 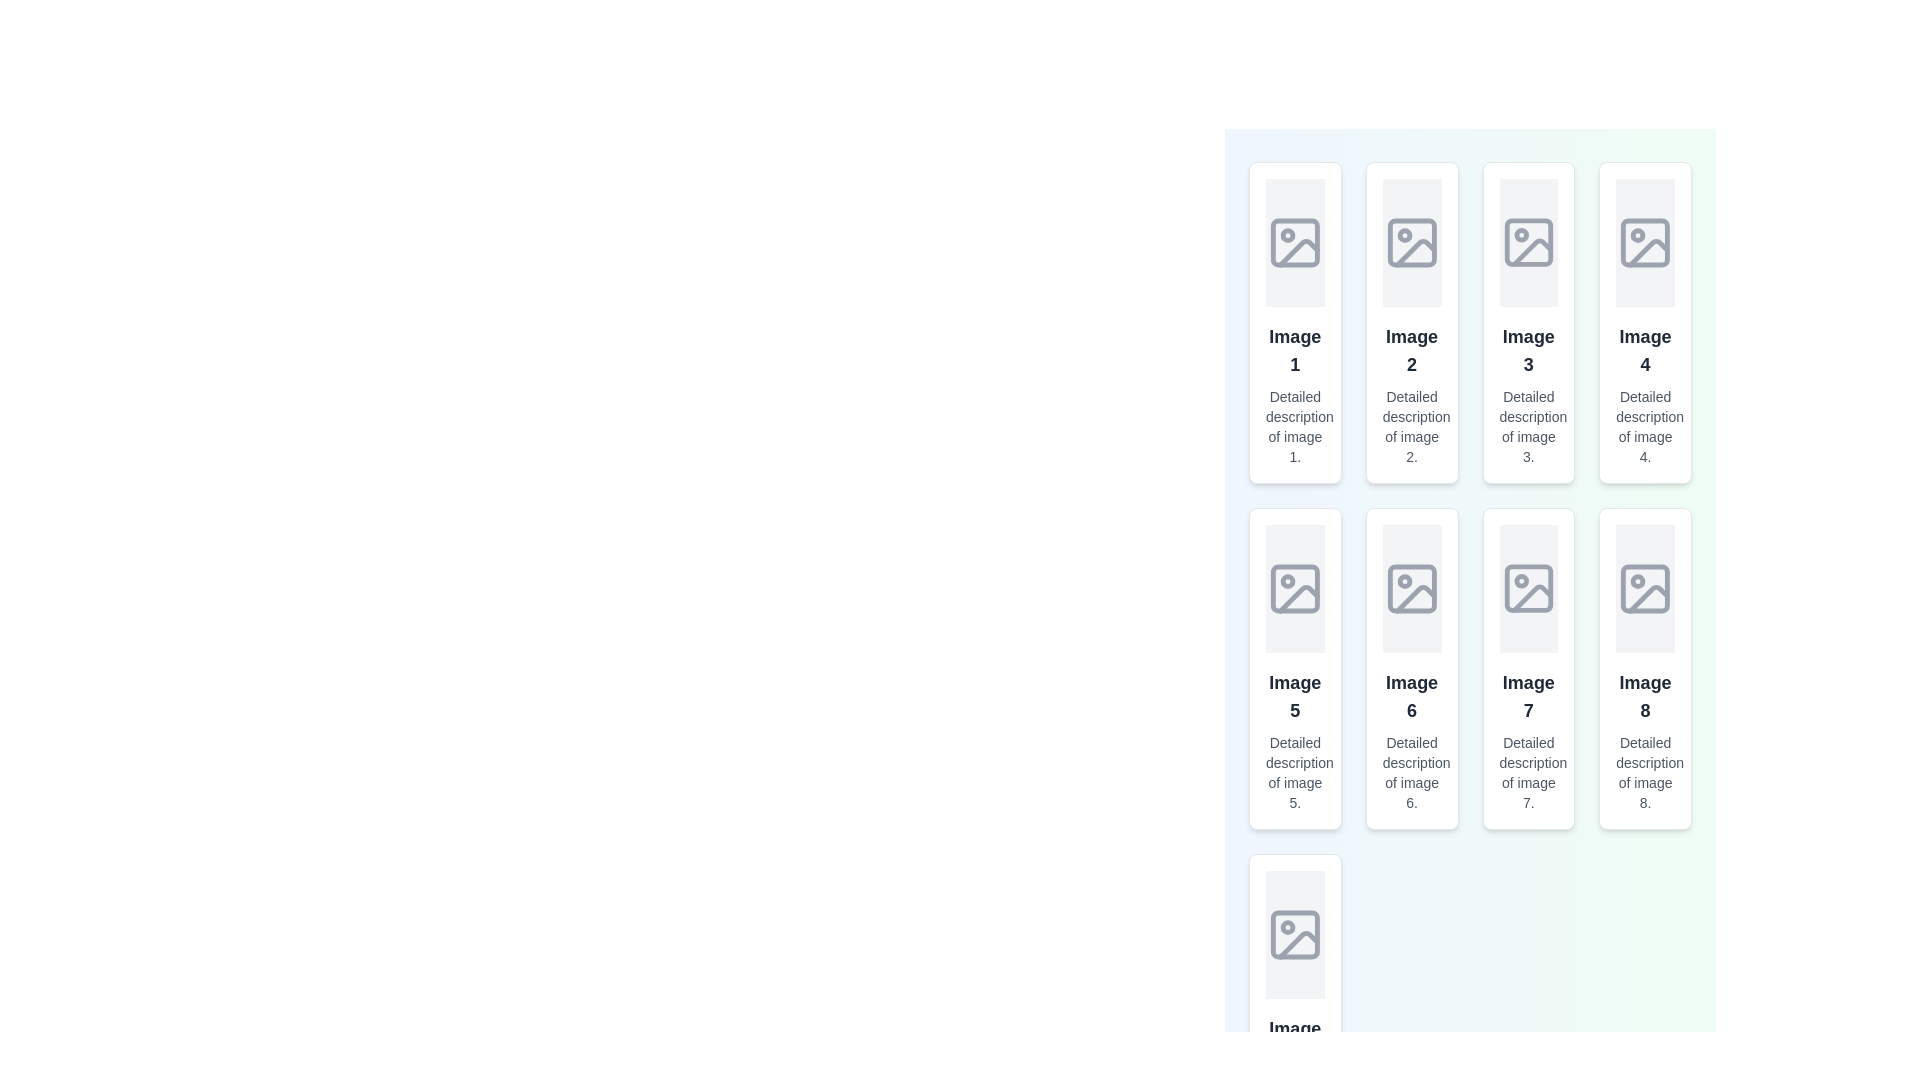 I want to click on the styling of the fourth card in the grid layout, which contains an image and associated information, positioned to the right of the first three images and above the eighth image, so click(x=1645, y=322).